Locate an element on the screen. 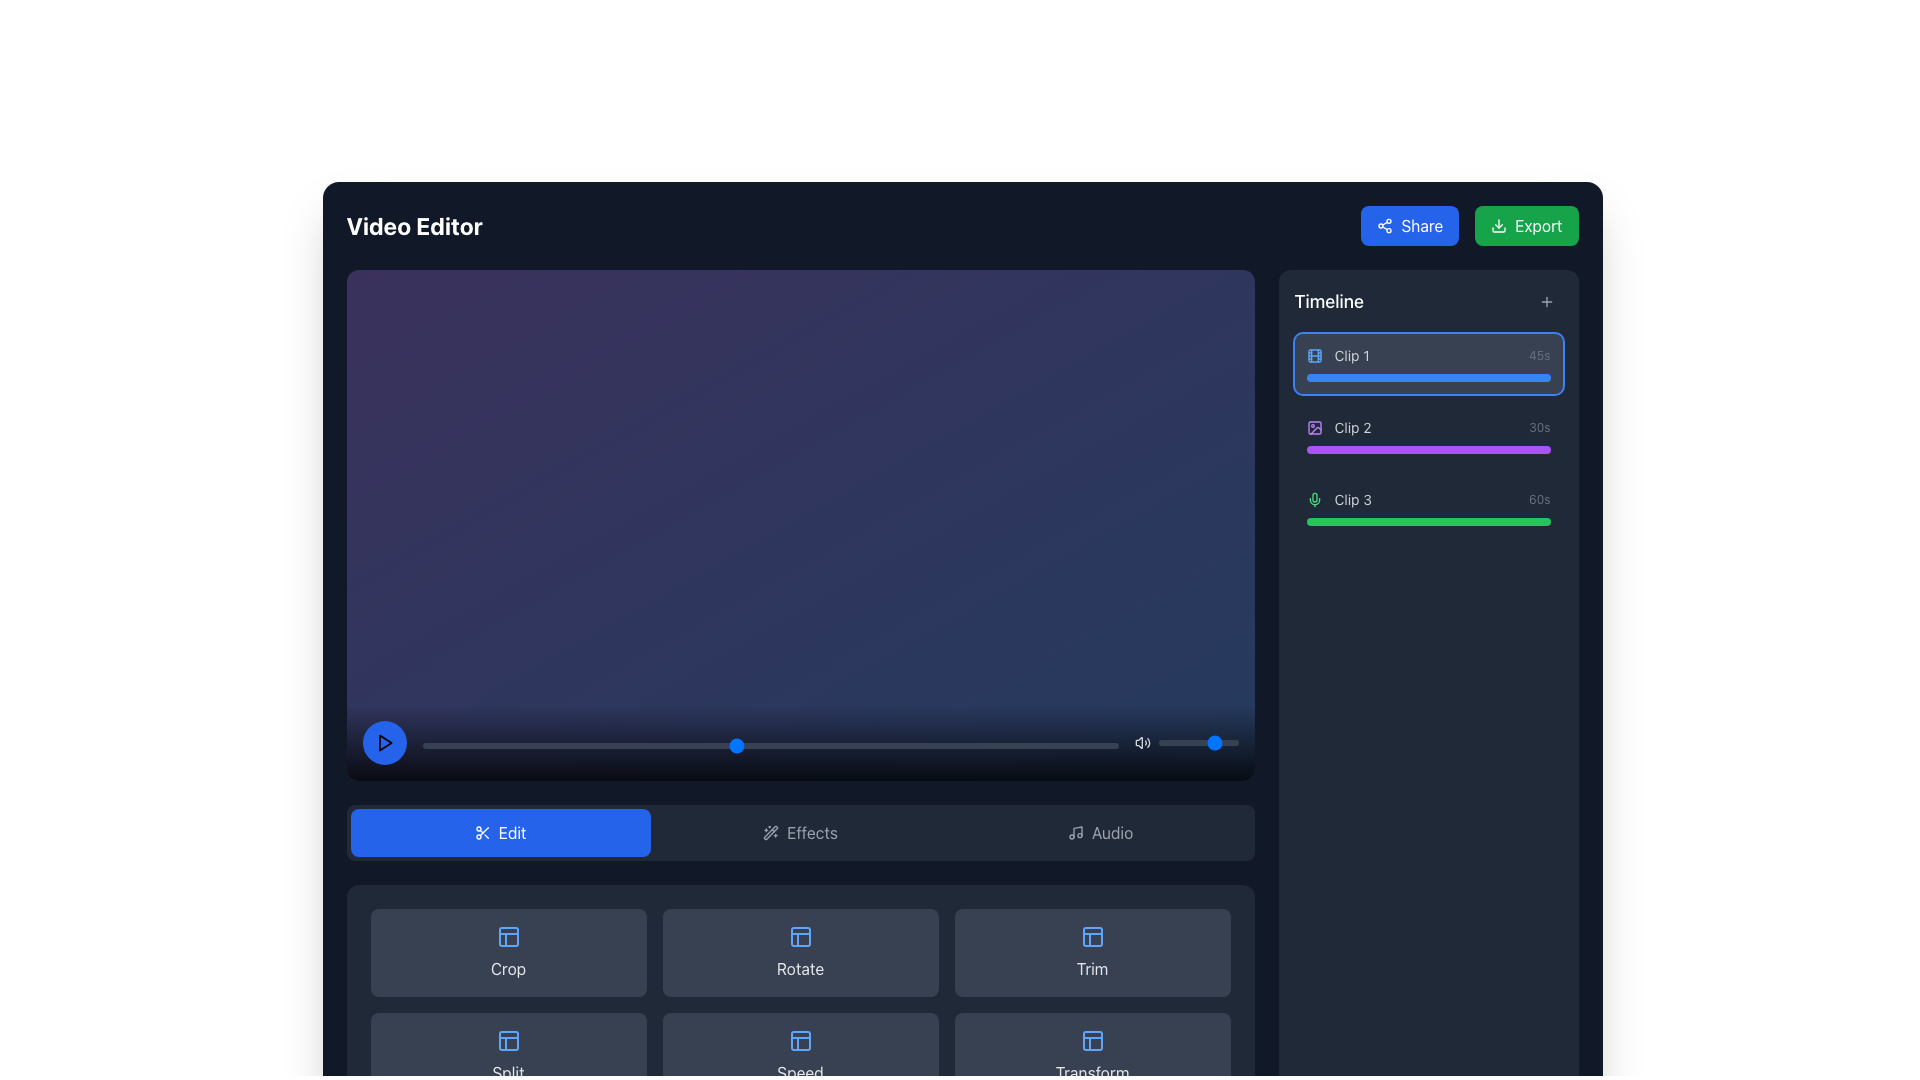 The image size is (1920, 1080). the central rectangle representing 'Clip 1' in the video editor timeline, which is part of the SVG graphical representation is located at coordinates (1314, 354).